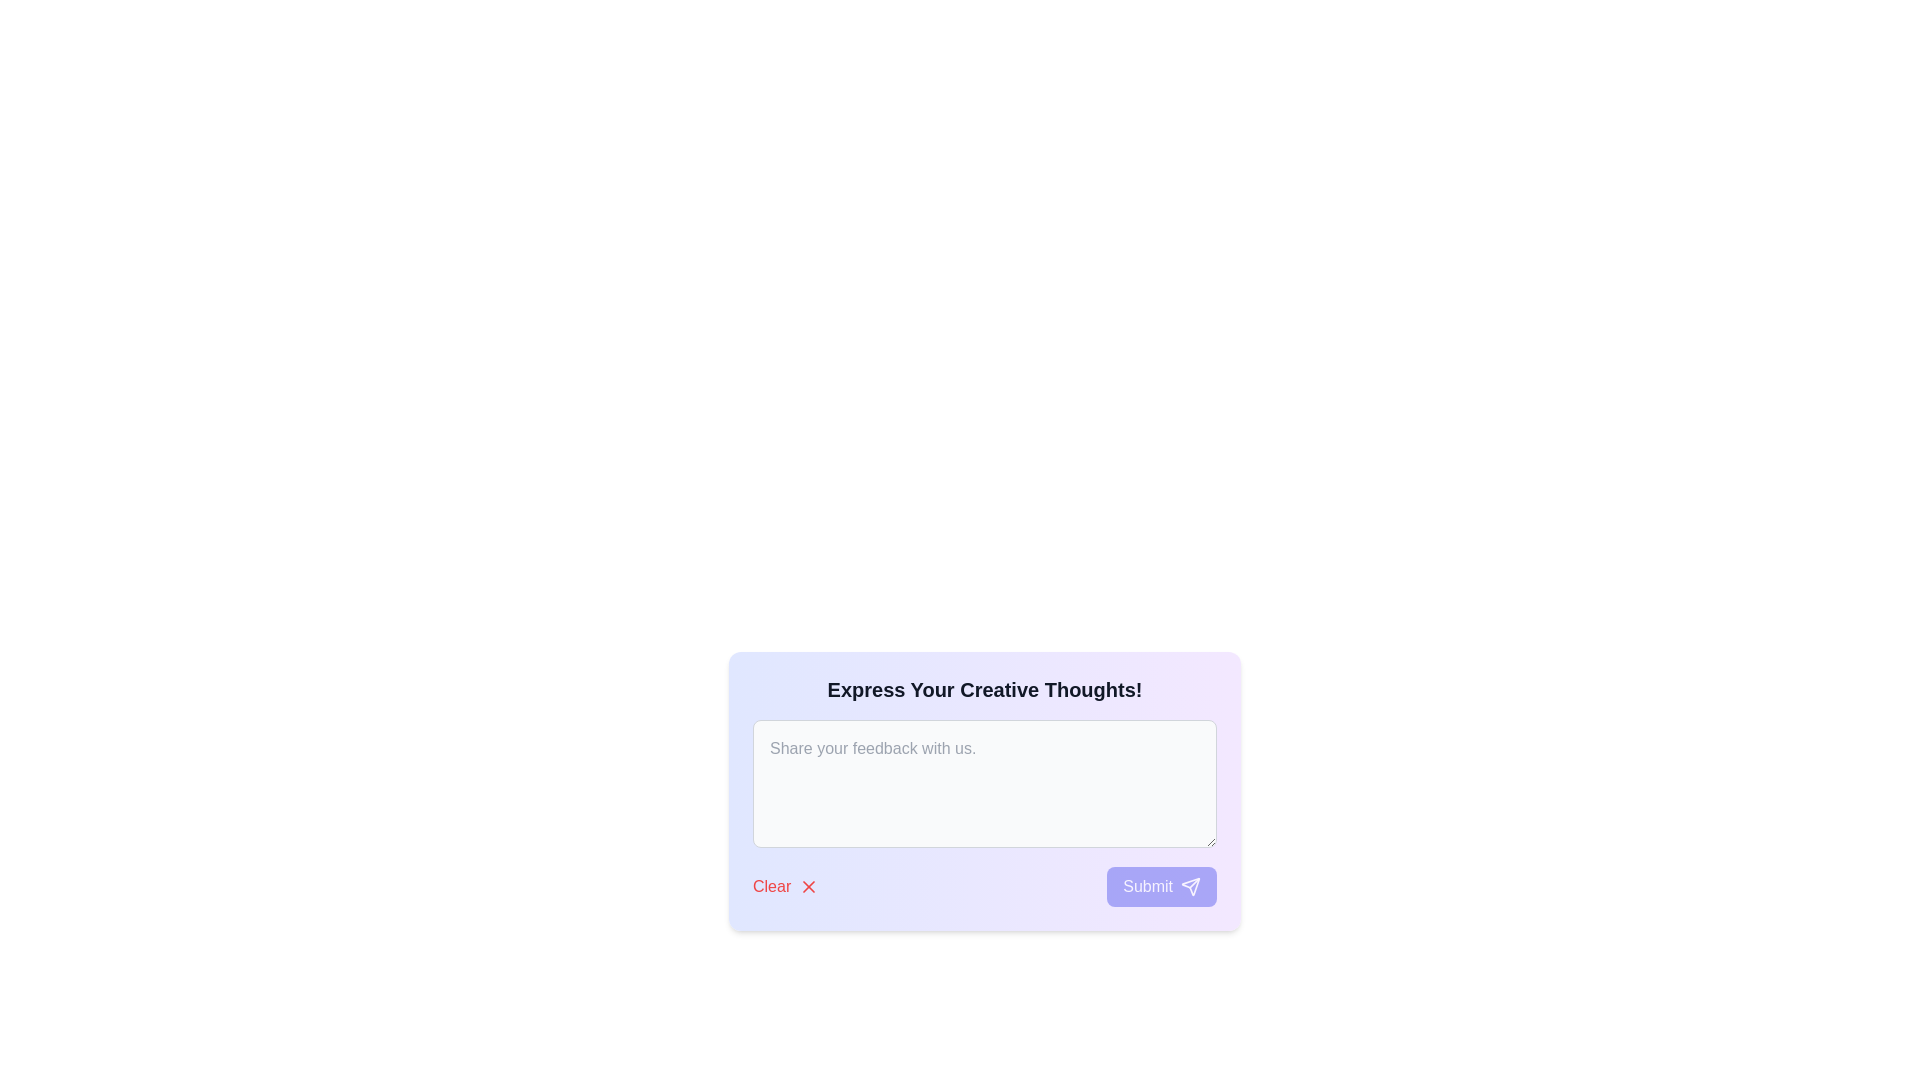 Image resolution: width=1920 pixels, height=1080 pixels. Describe the element at coordinates (809, 886) in the screenshot. I see `the 'X' mark icon located to the right of the 'Clear' text in the feedback form area, which is styled in a bold line style and has a minimalist design` at that location.